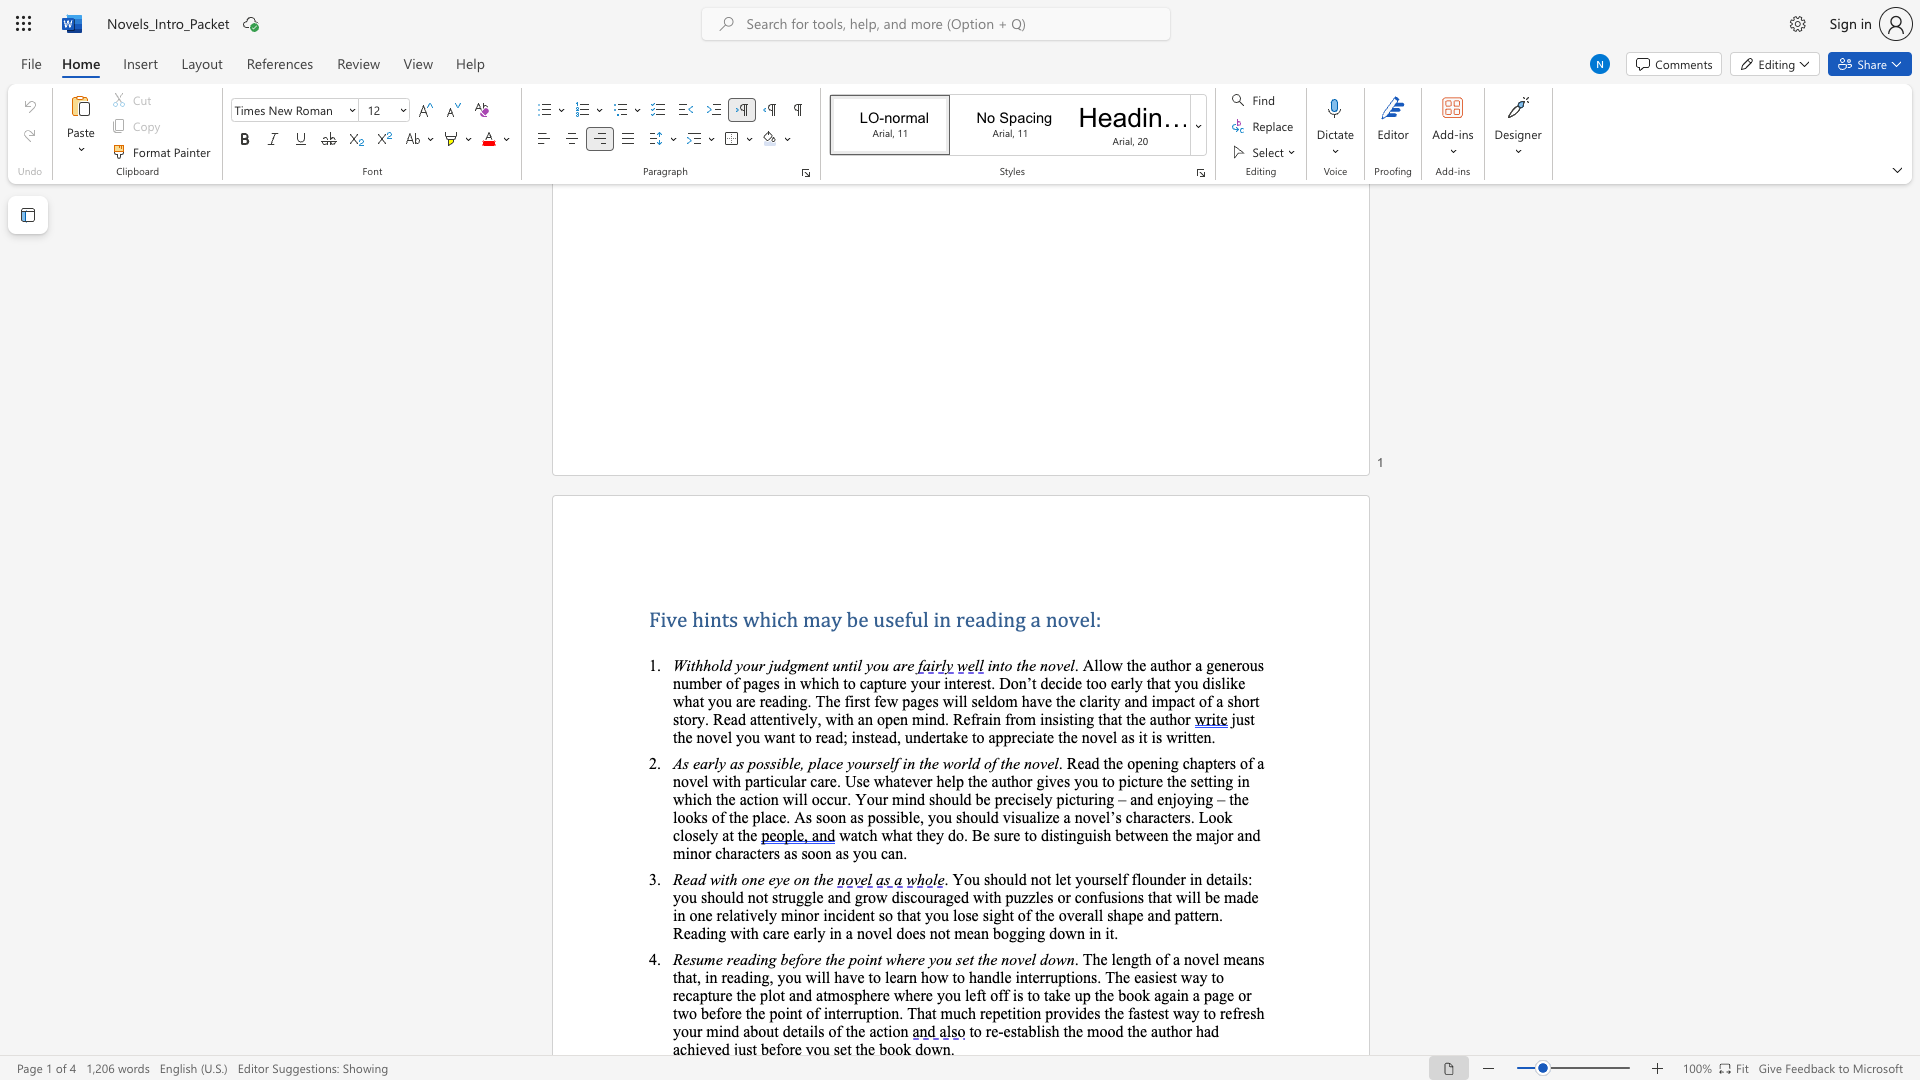  Describe the element at coordinates (1213, 665) in the screenshot. I see `the subset text "enerous number of pages in which to captu" within the text ". Allow the author a generous number of pages in which to capture your interest."` at that location.